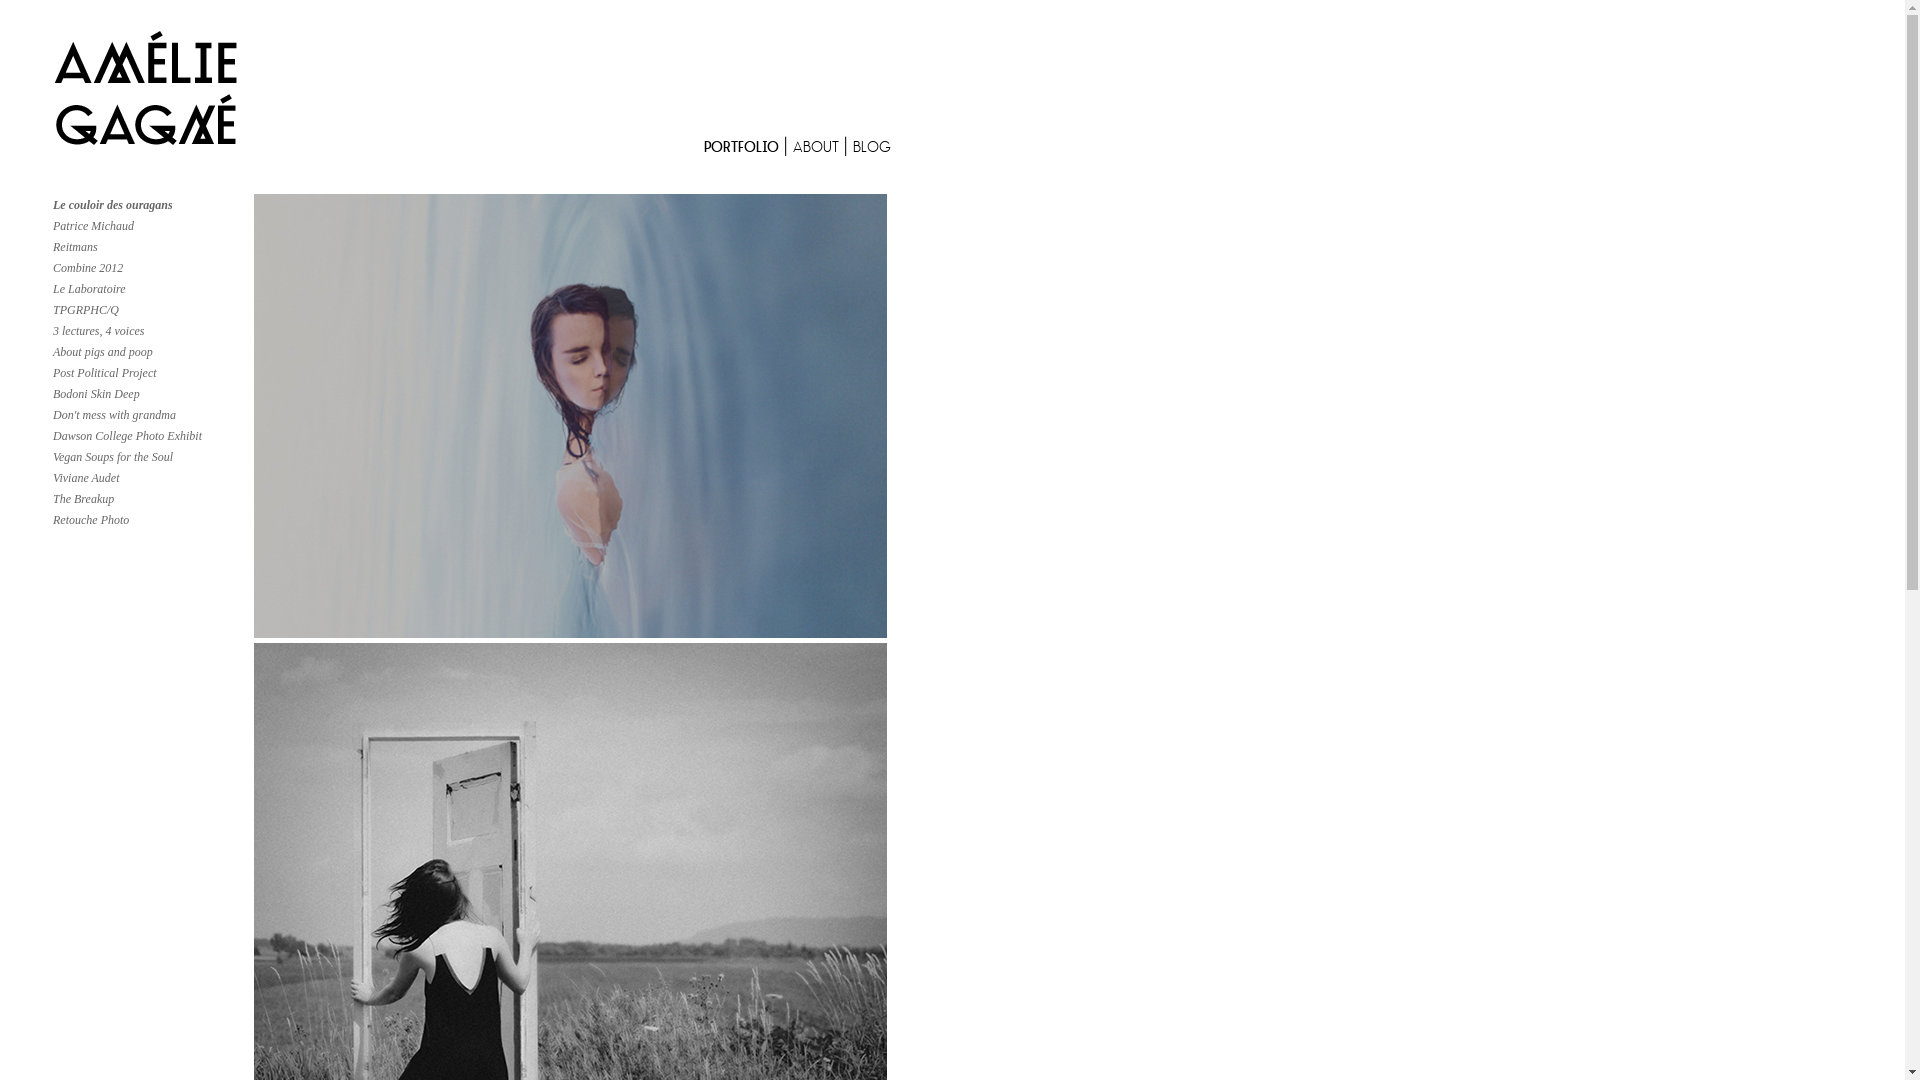  I want to click on 'Dawson College Photo Exhibit', so click(126, 434).